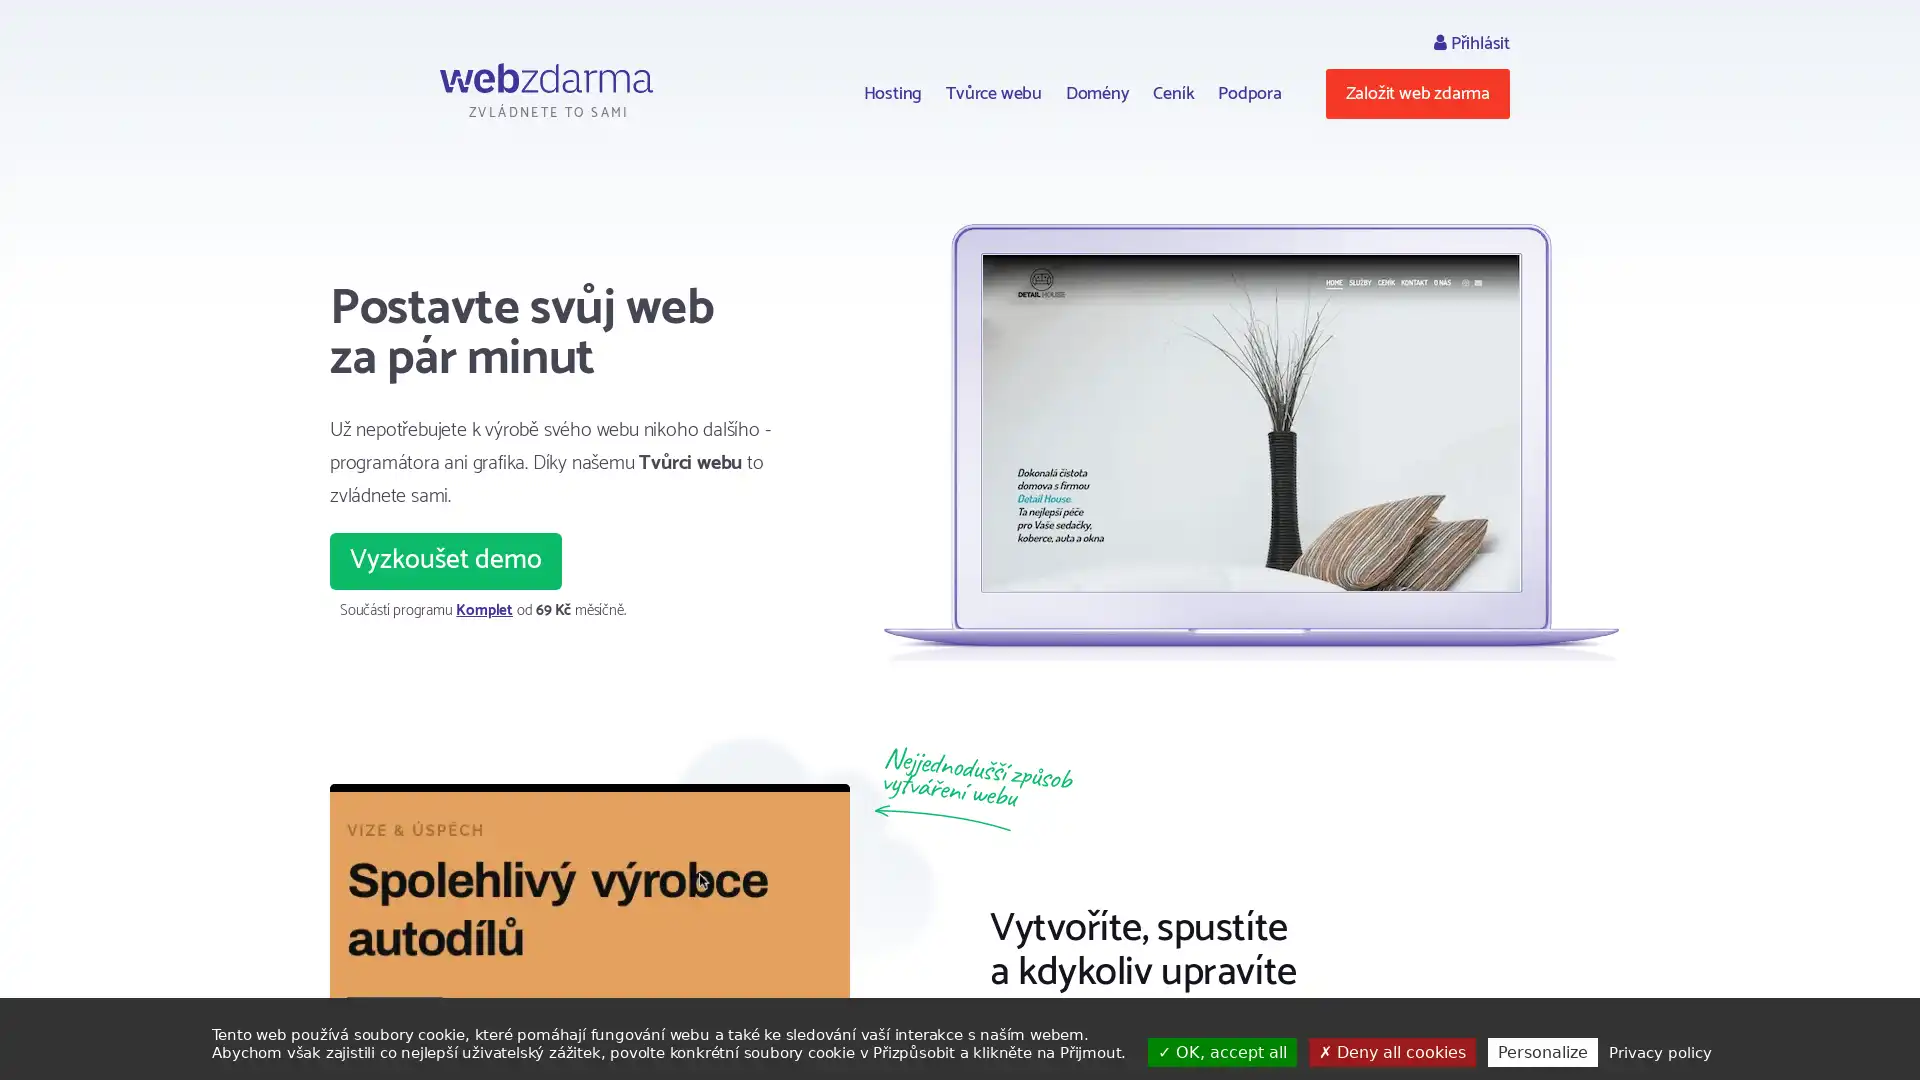 This screenshot has width=1920, height=1080. What do you see at coordinates (1221, 1051) in the screenshot?
I see `OK, accept all` at bounding box center [1221, 1051].